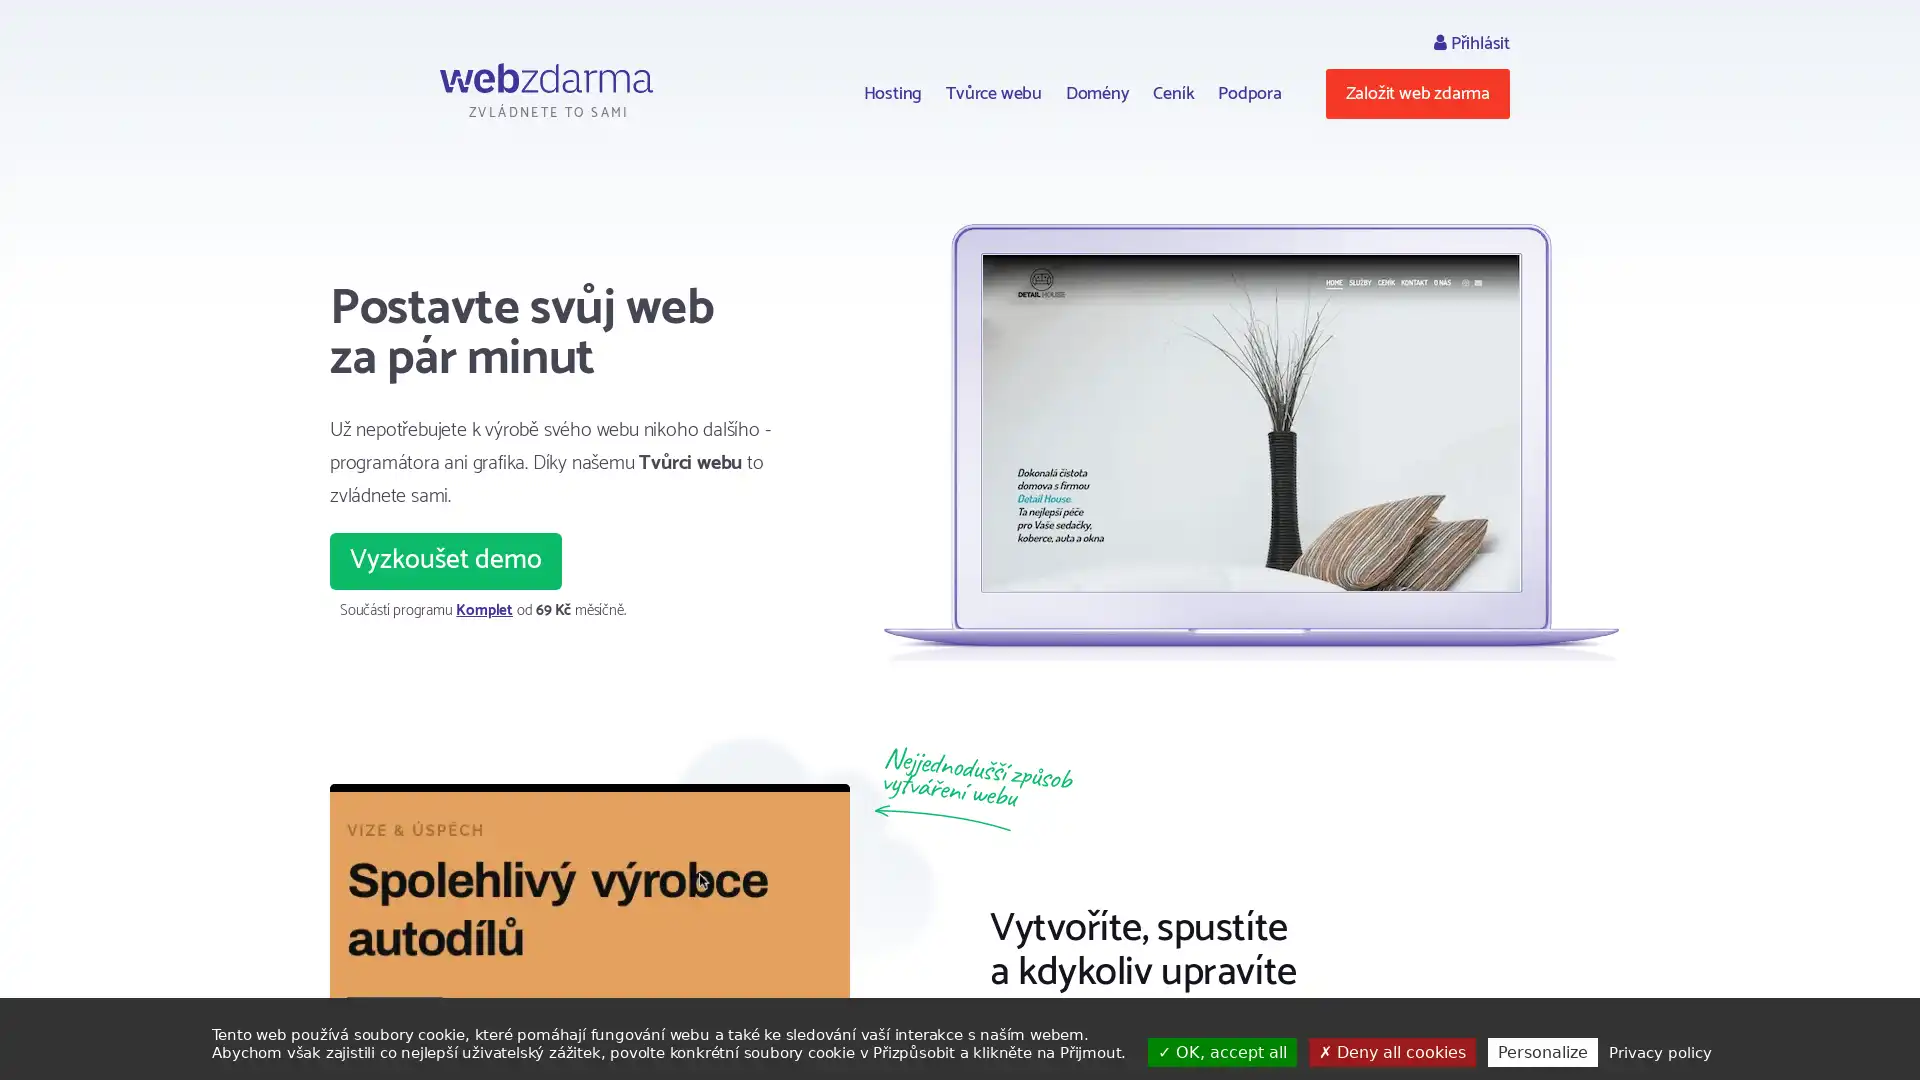 This screenshot has width=1920, height=1080. What do you see at coordinates (1221, 1051) in the screenshot?
I see `OK, accept all` at bounding box center [1221, 1051].